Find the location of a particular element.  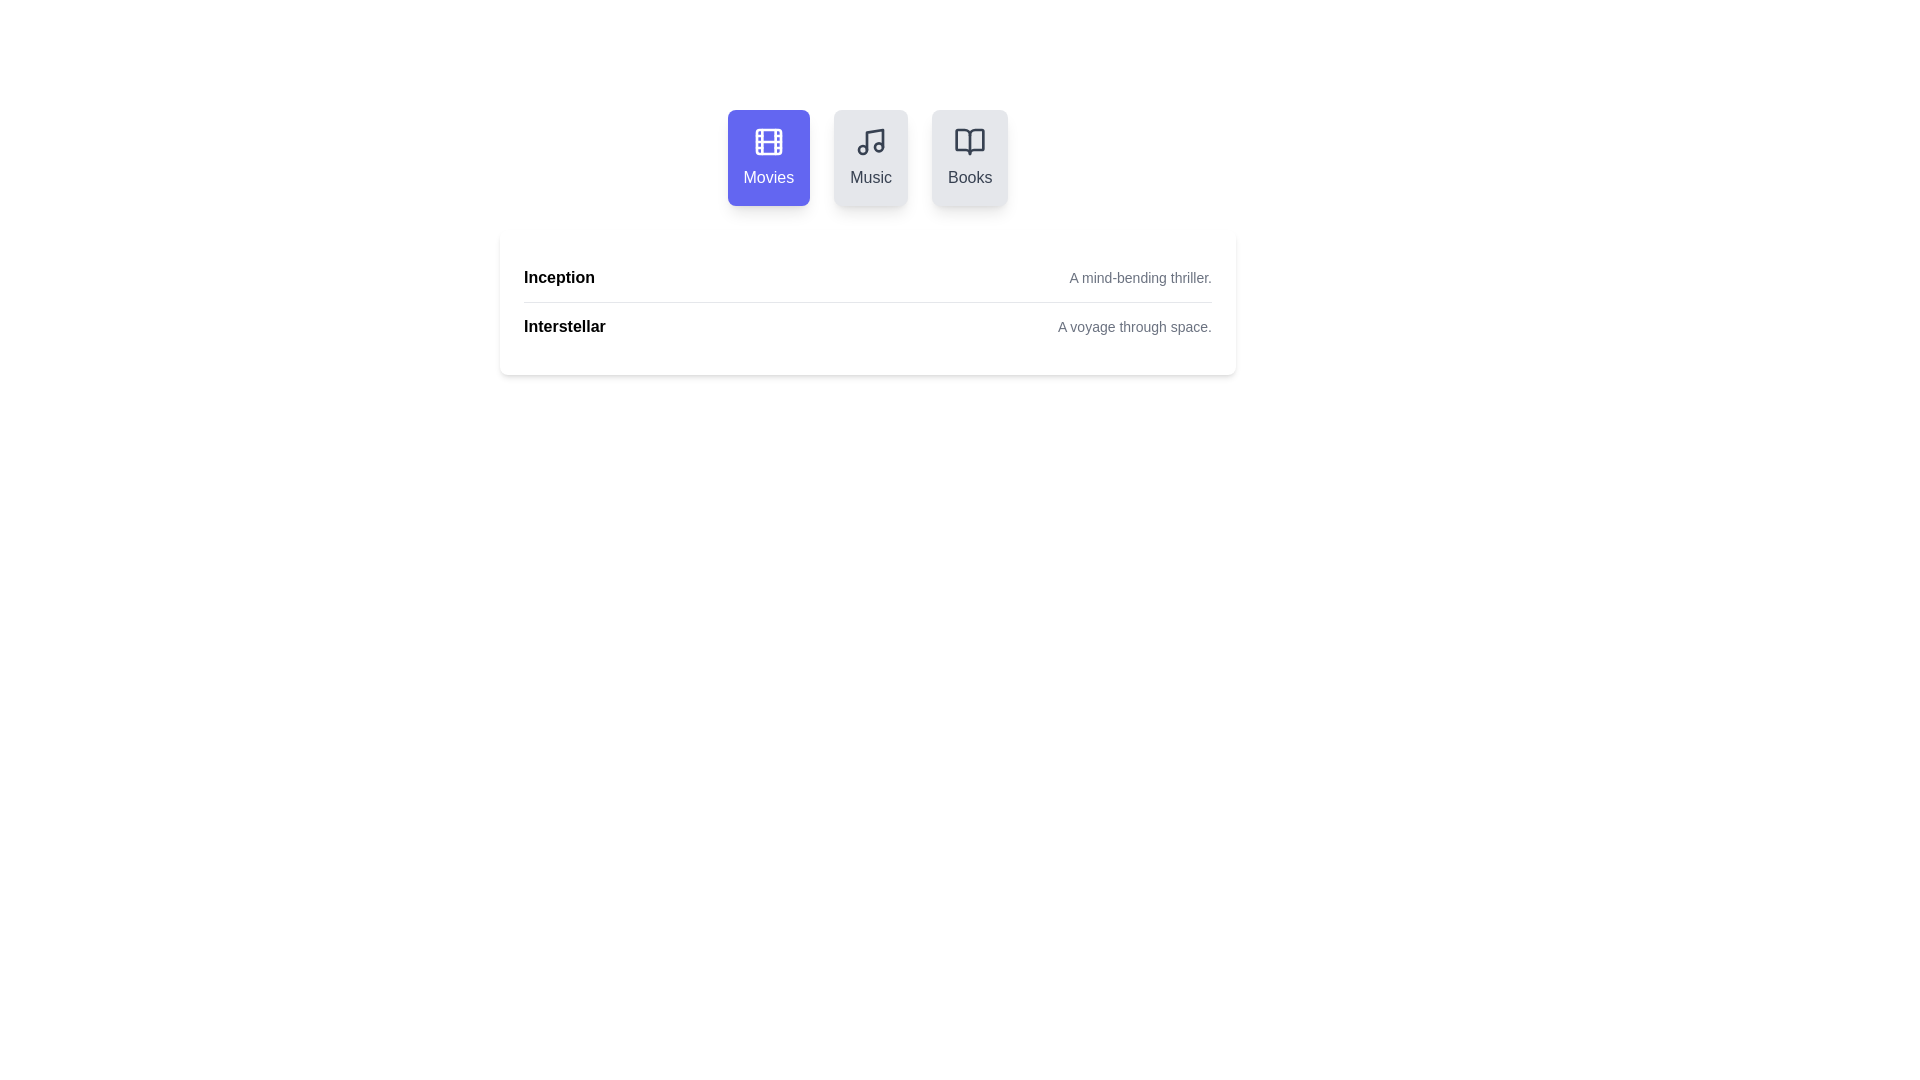

the title Interstellar in the active tab is located at coordinates (563, 326).